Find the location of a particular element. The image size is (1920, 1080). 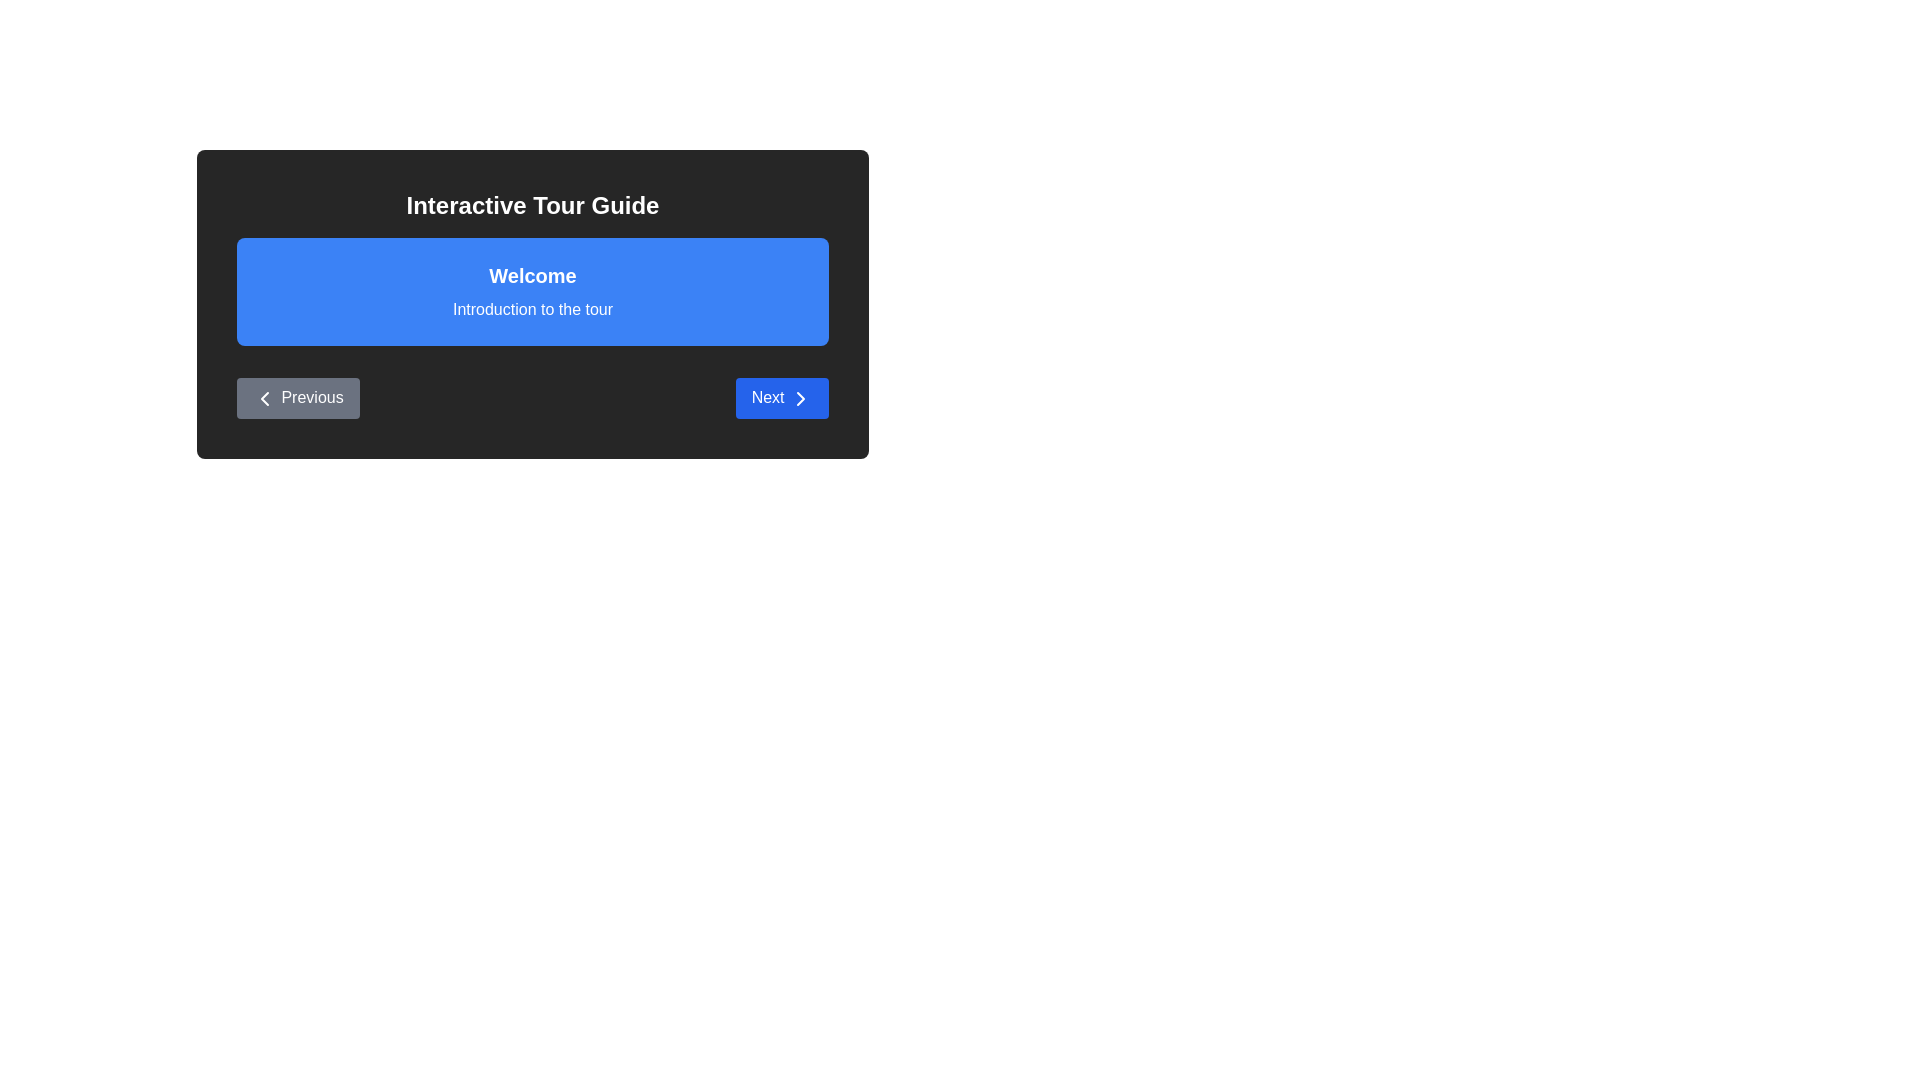

the 'Next' button to proceed to the next stage and read its content is located at coordinates (781, 397).